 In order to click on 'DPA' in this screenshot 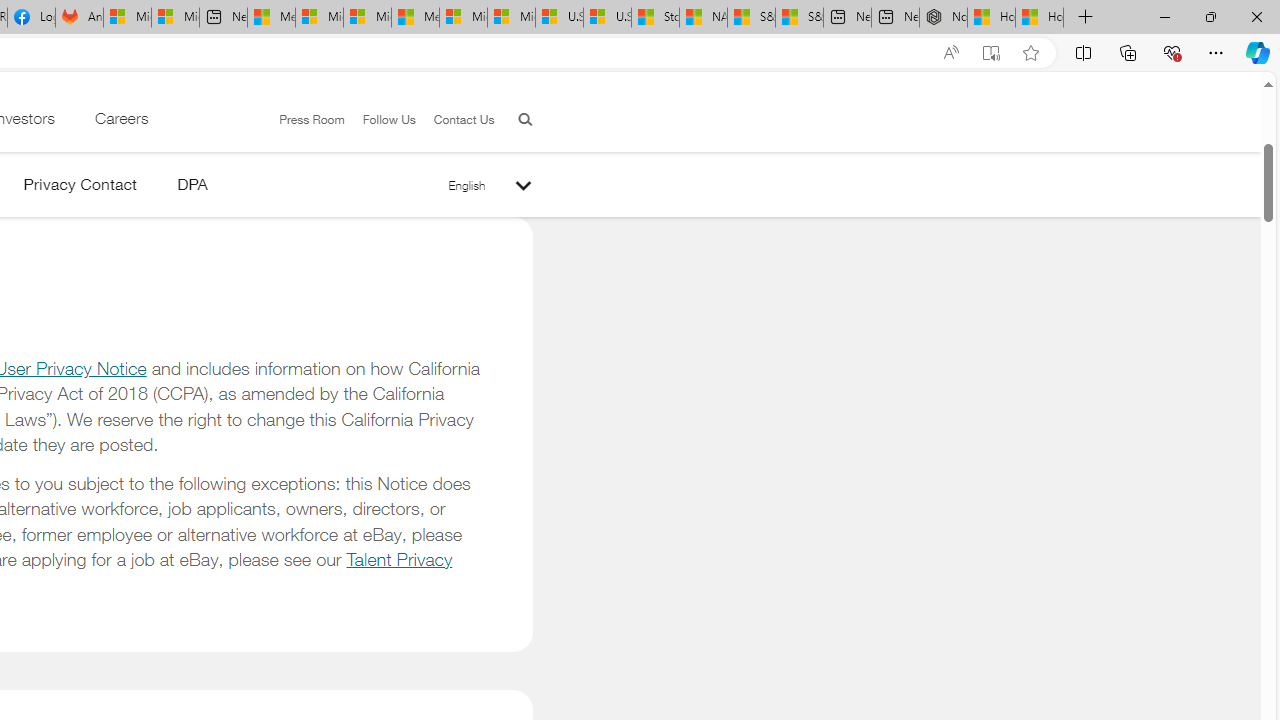, I will do `click(192, 188)`.